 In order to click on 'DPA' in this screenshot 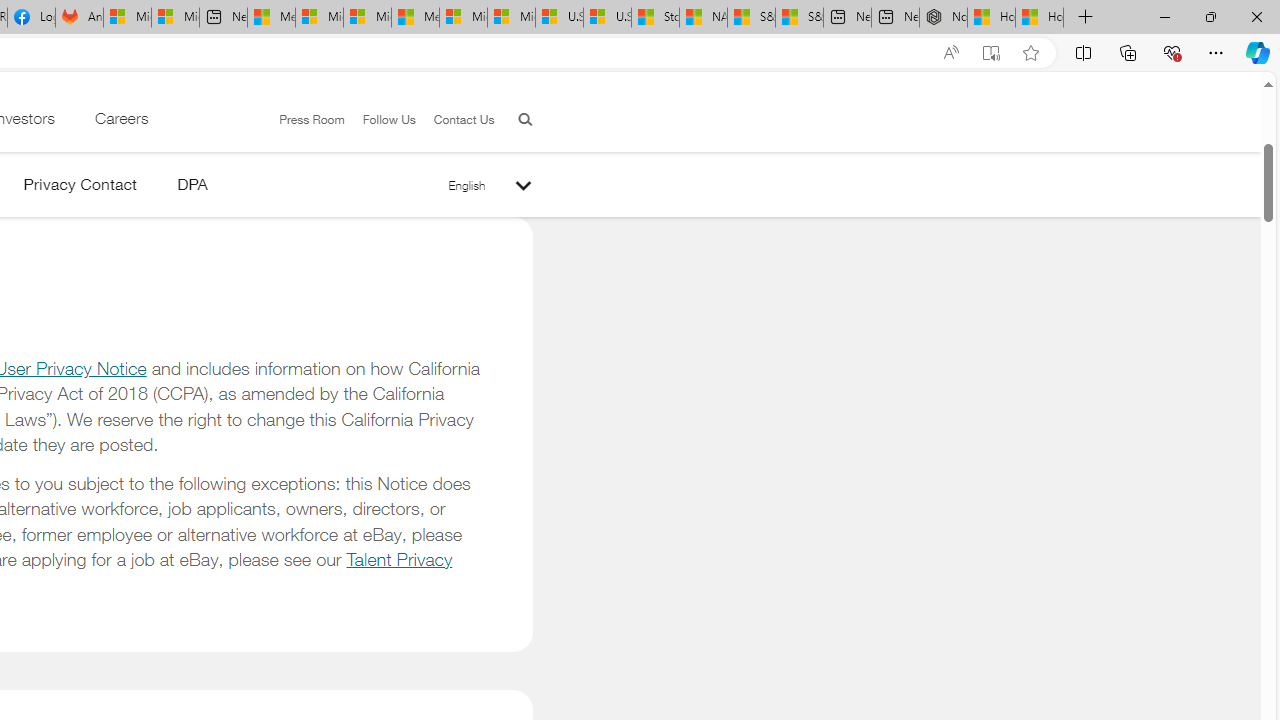, I will do `click(192, 188)`.